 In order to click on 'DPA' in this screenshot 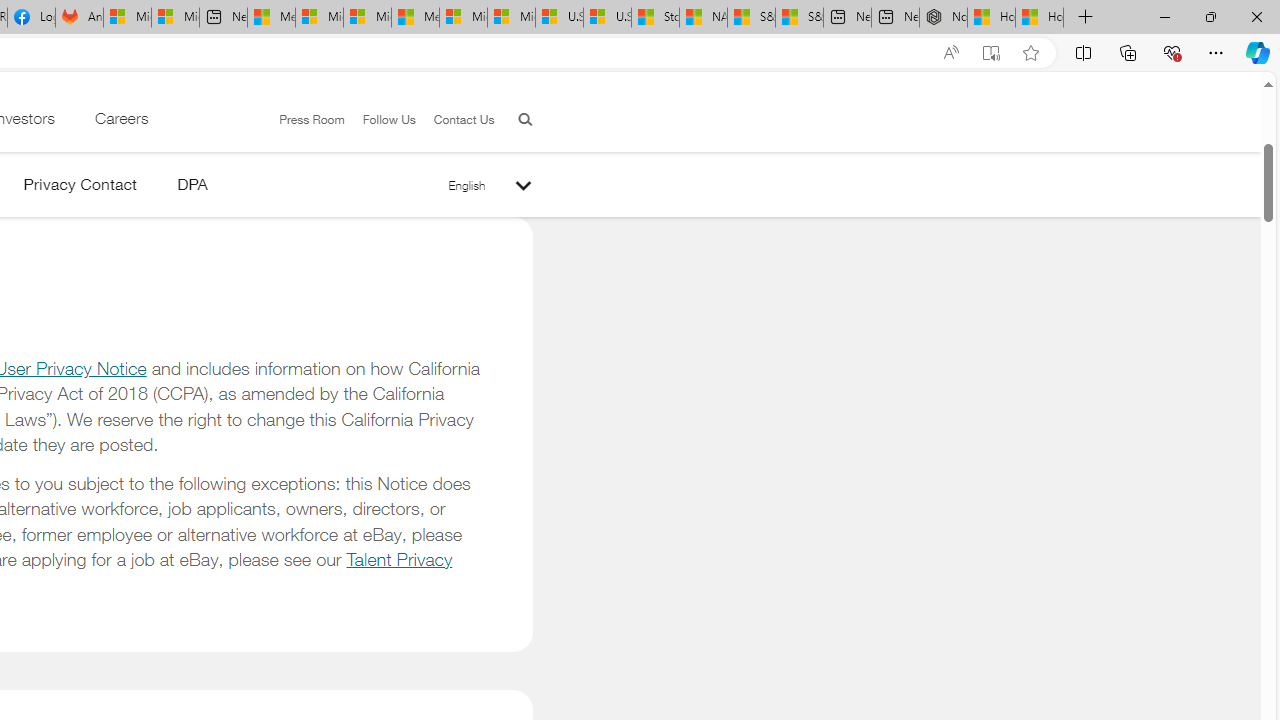, I will do `click(192, 188)`.